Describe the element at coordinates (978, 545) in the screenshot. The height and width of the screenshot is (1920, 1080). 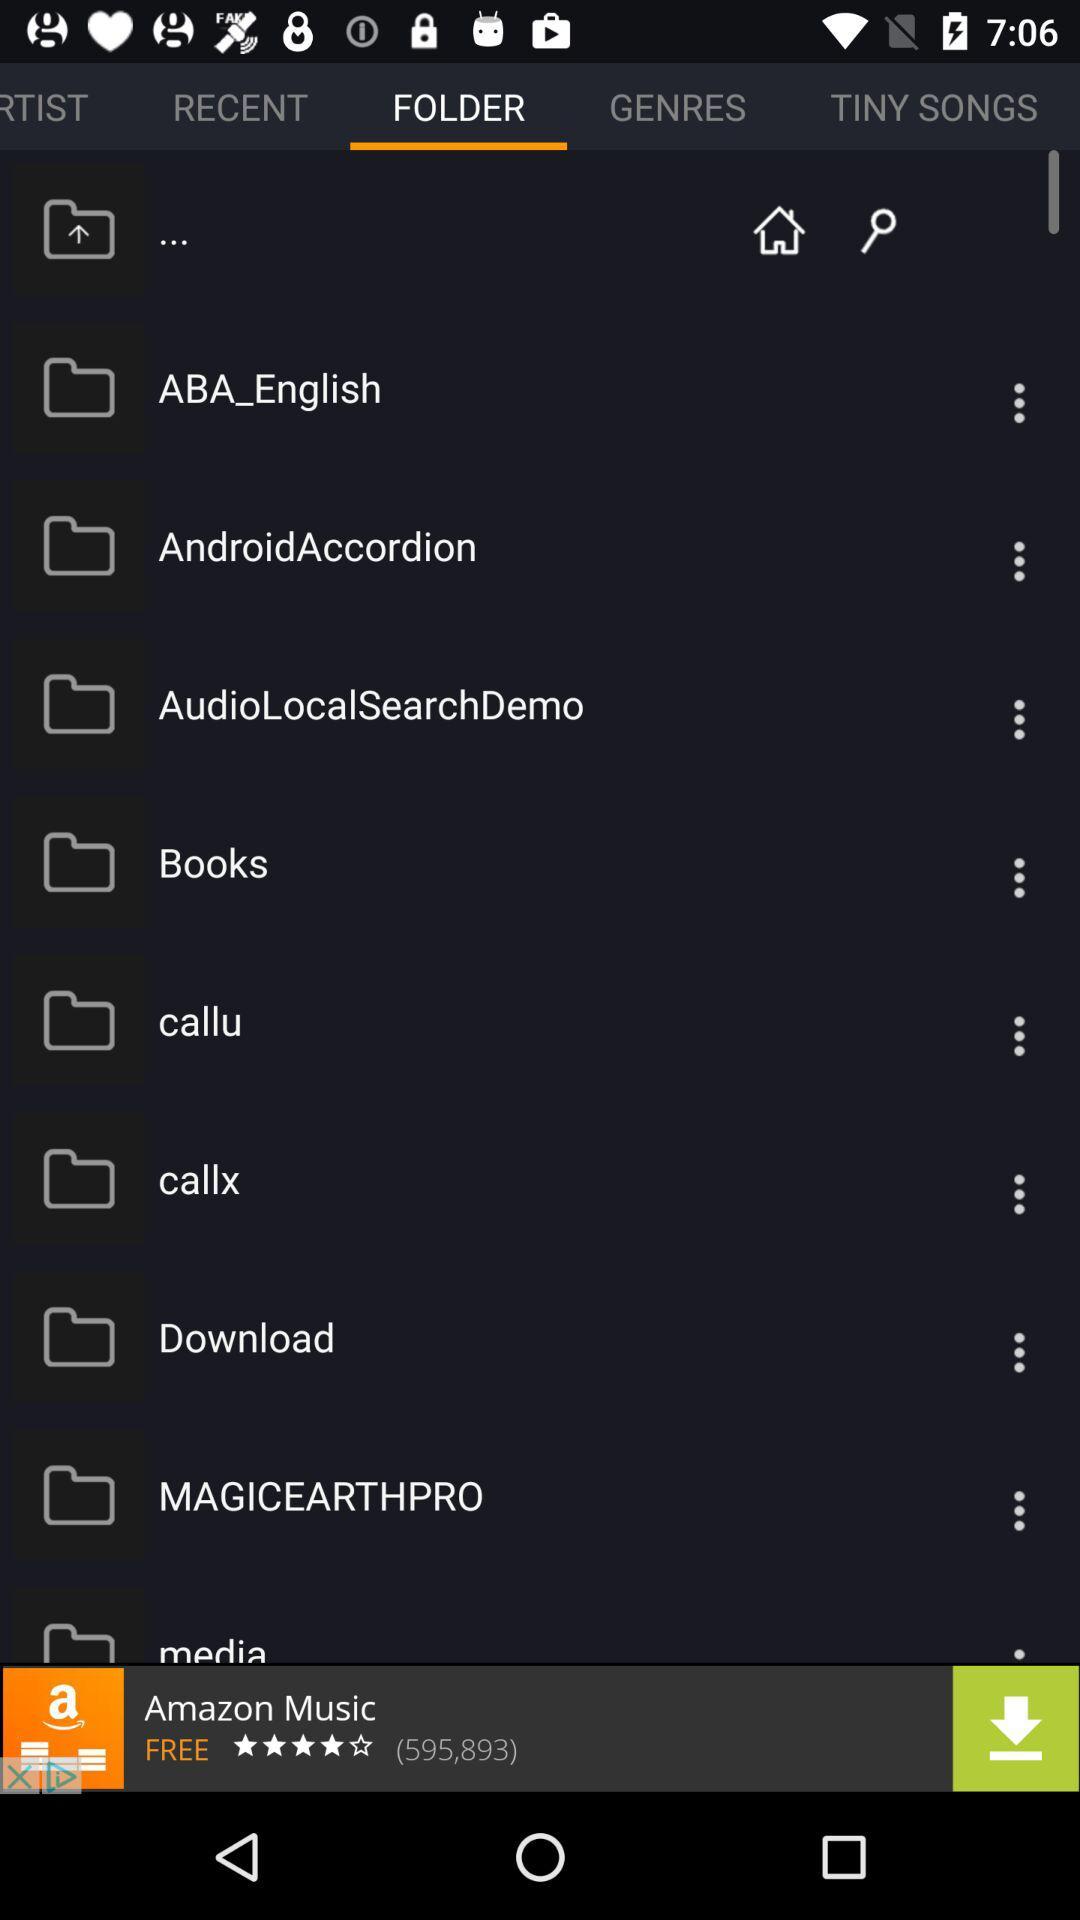
I see `folder menu` at that location.